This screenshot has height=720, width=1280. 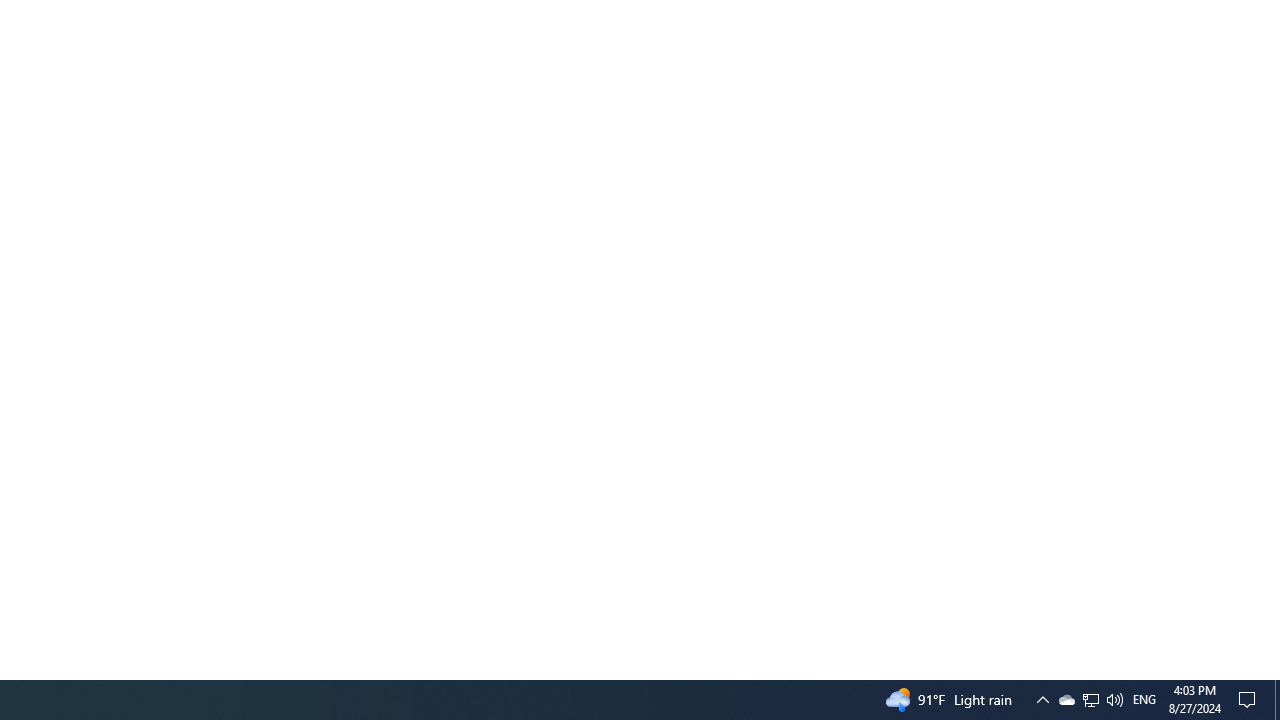 I want to click on 'Notification Chevron', so click(x=1041, y=698).